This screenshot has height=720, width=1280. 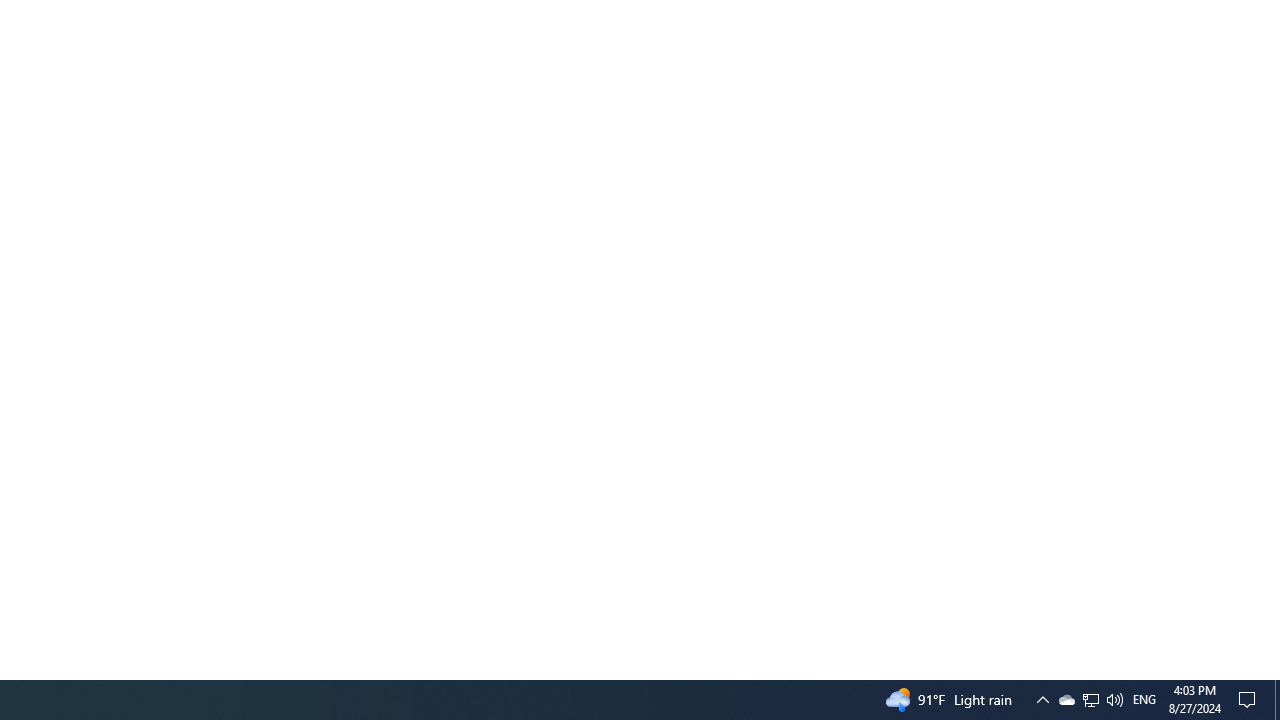 I want to click on 'Notification Chevron', so click(x=1041, y=698).